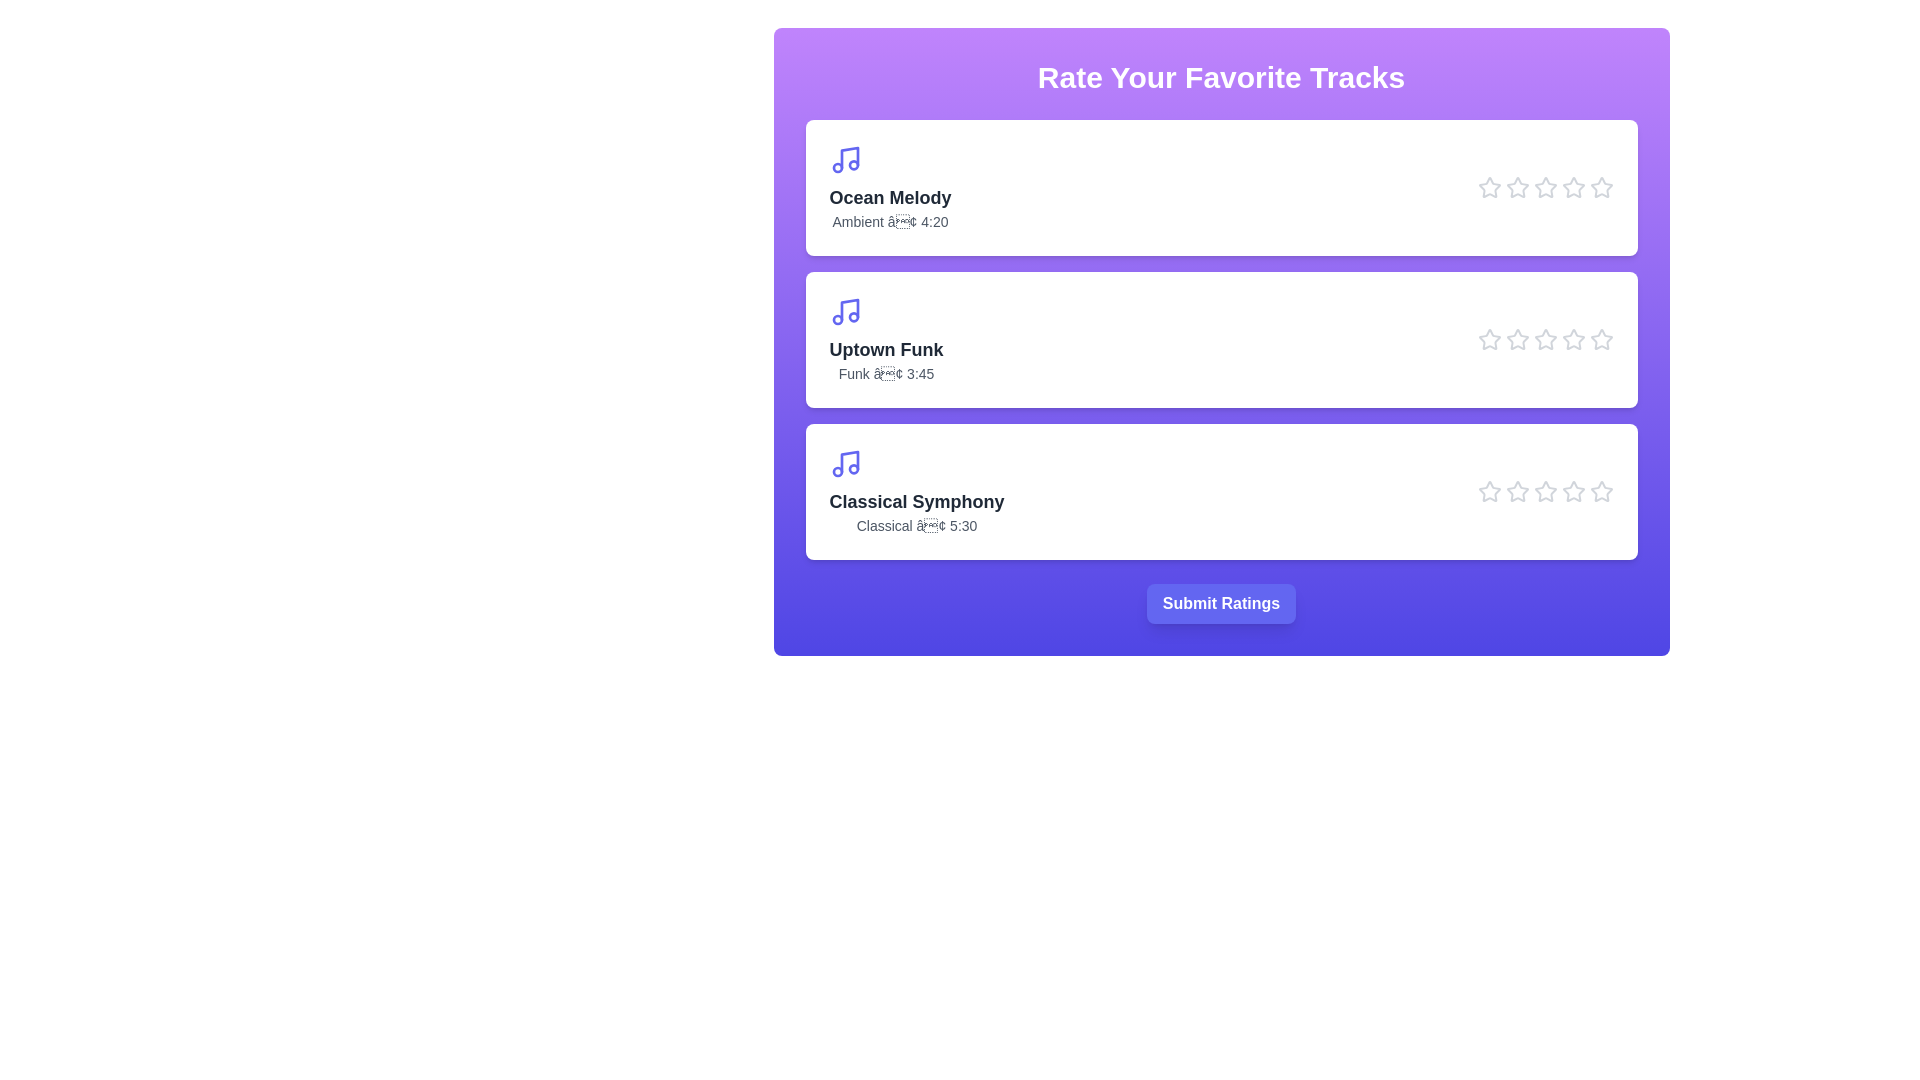  Describe the element at coordinates (1572, 492) in the screenshot. I see `the star icon corresponding to Classical Symphony at 4 stars to preview the rating` at that location.